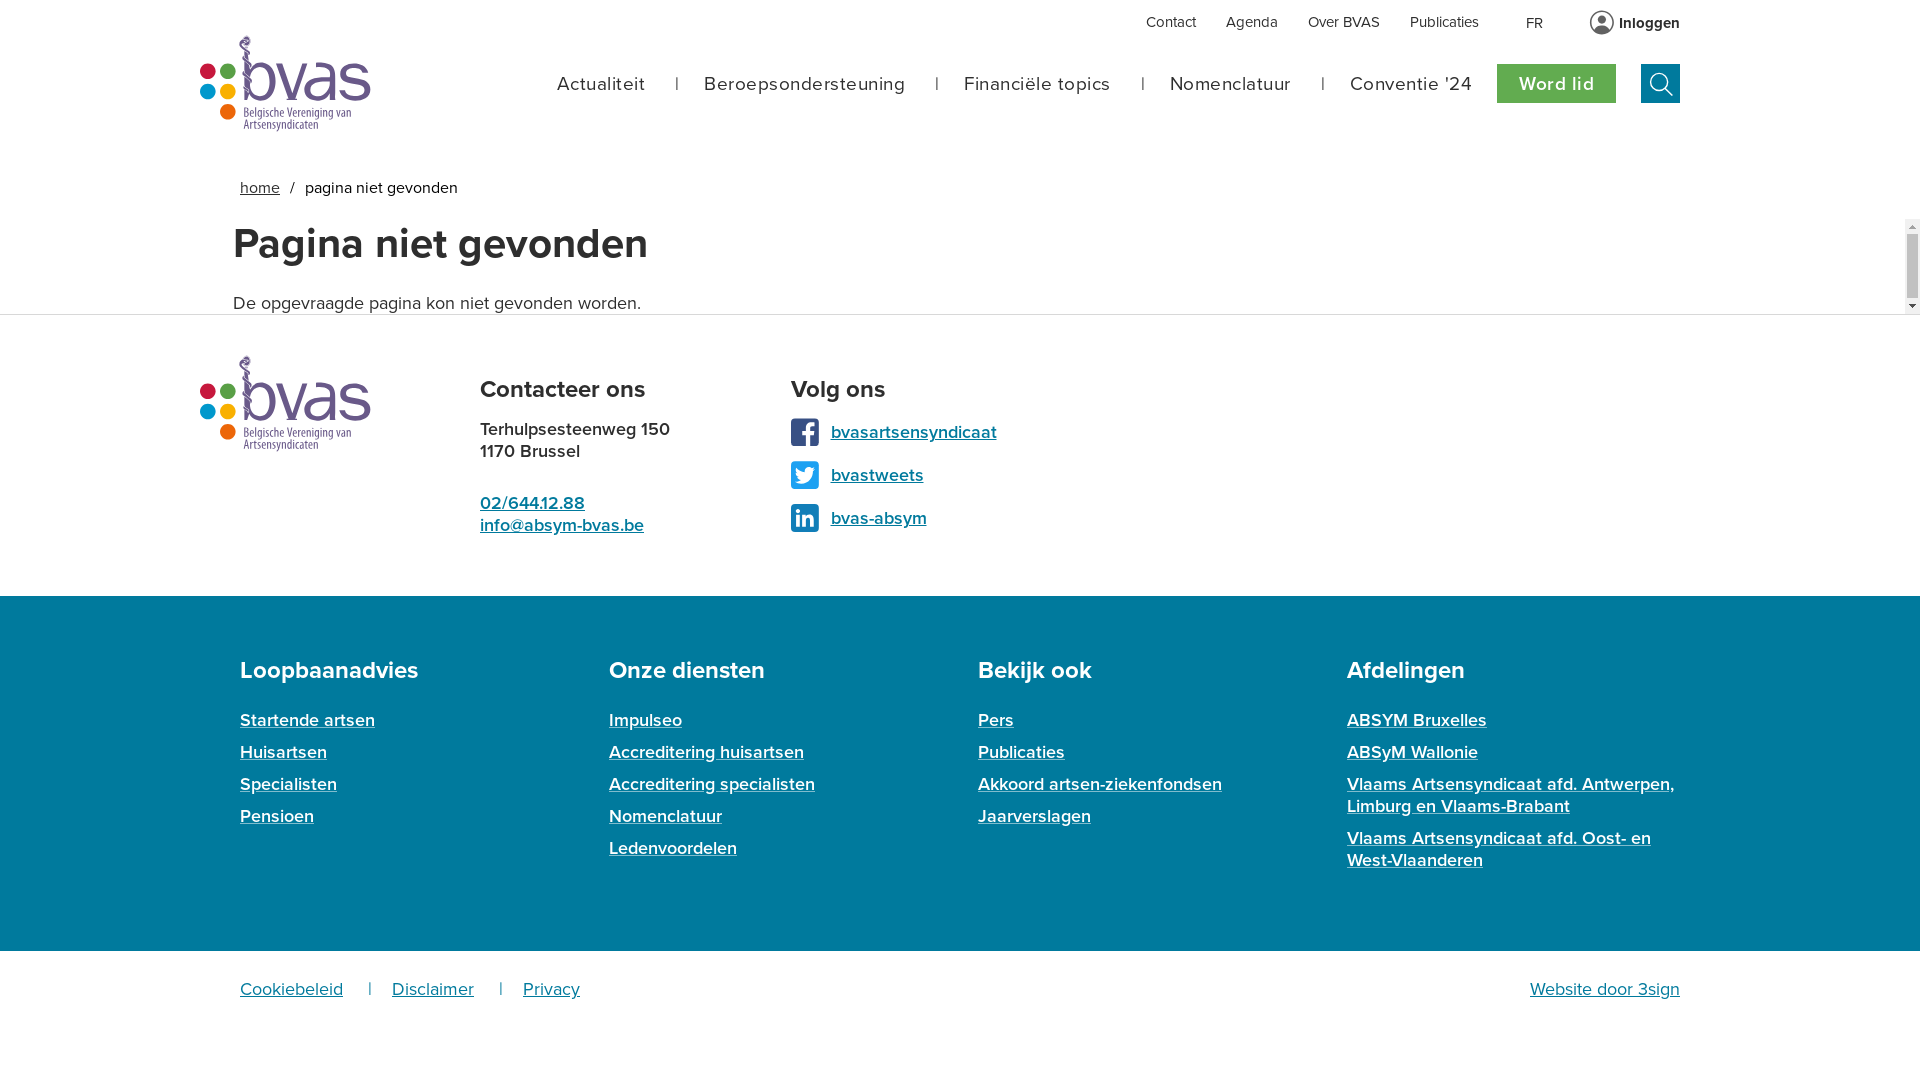  I want to click on 'Startende artsen', so click(306, 720).